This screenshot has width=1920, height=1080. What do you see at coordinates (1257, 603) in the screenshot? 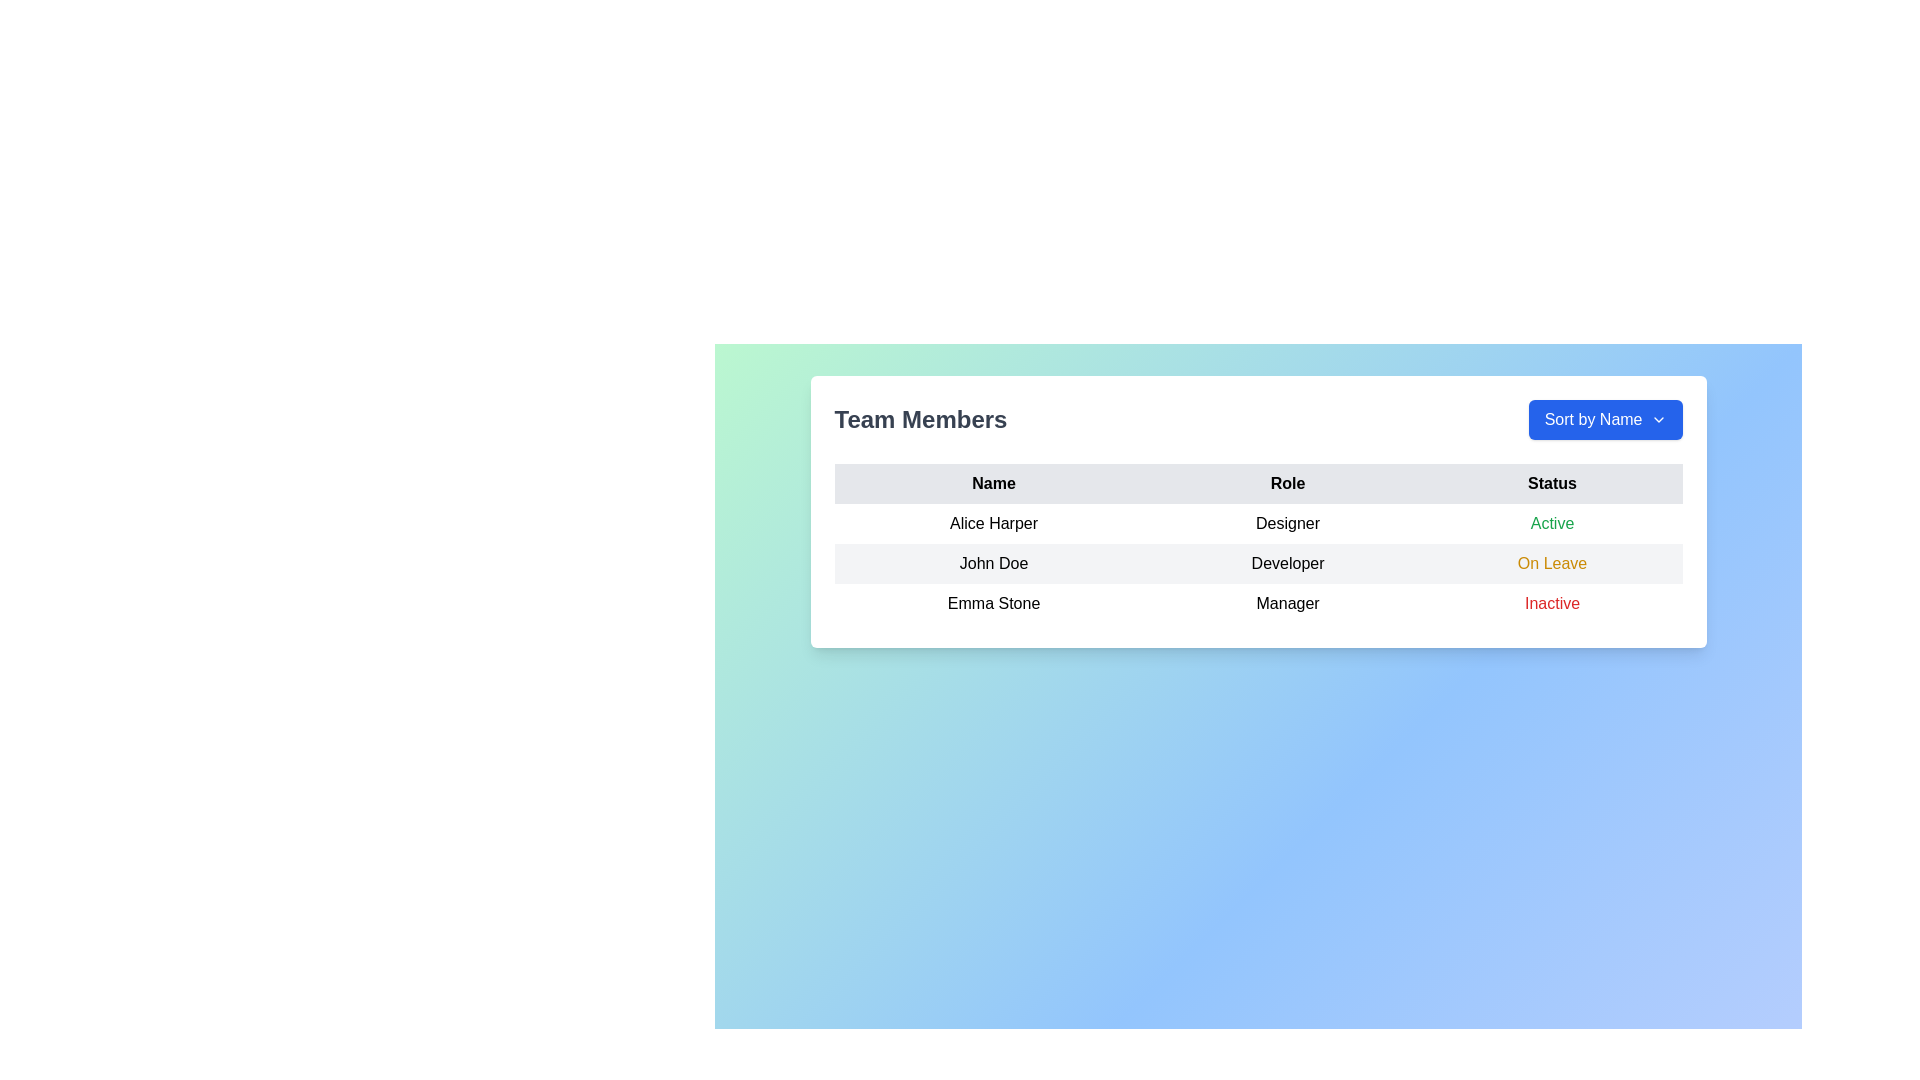
I see `name, role, and status information from the third row of the table that contains user-friendly information about a person` at bounding box center [1257, 603].